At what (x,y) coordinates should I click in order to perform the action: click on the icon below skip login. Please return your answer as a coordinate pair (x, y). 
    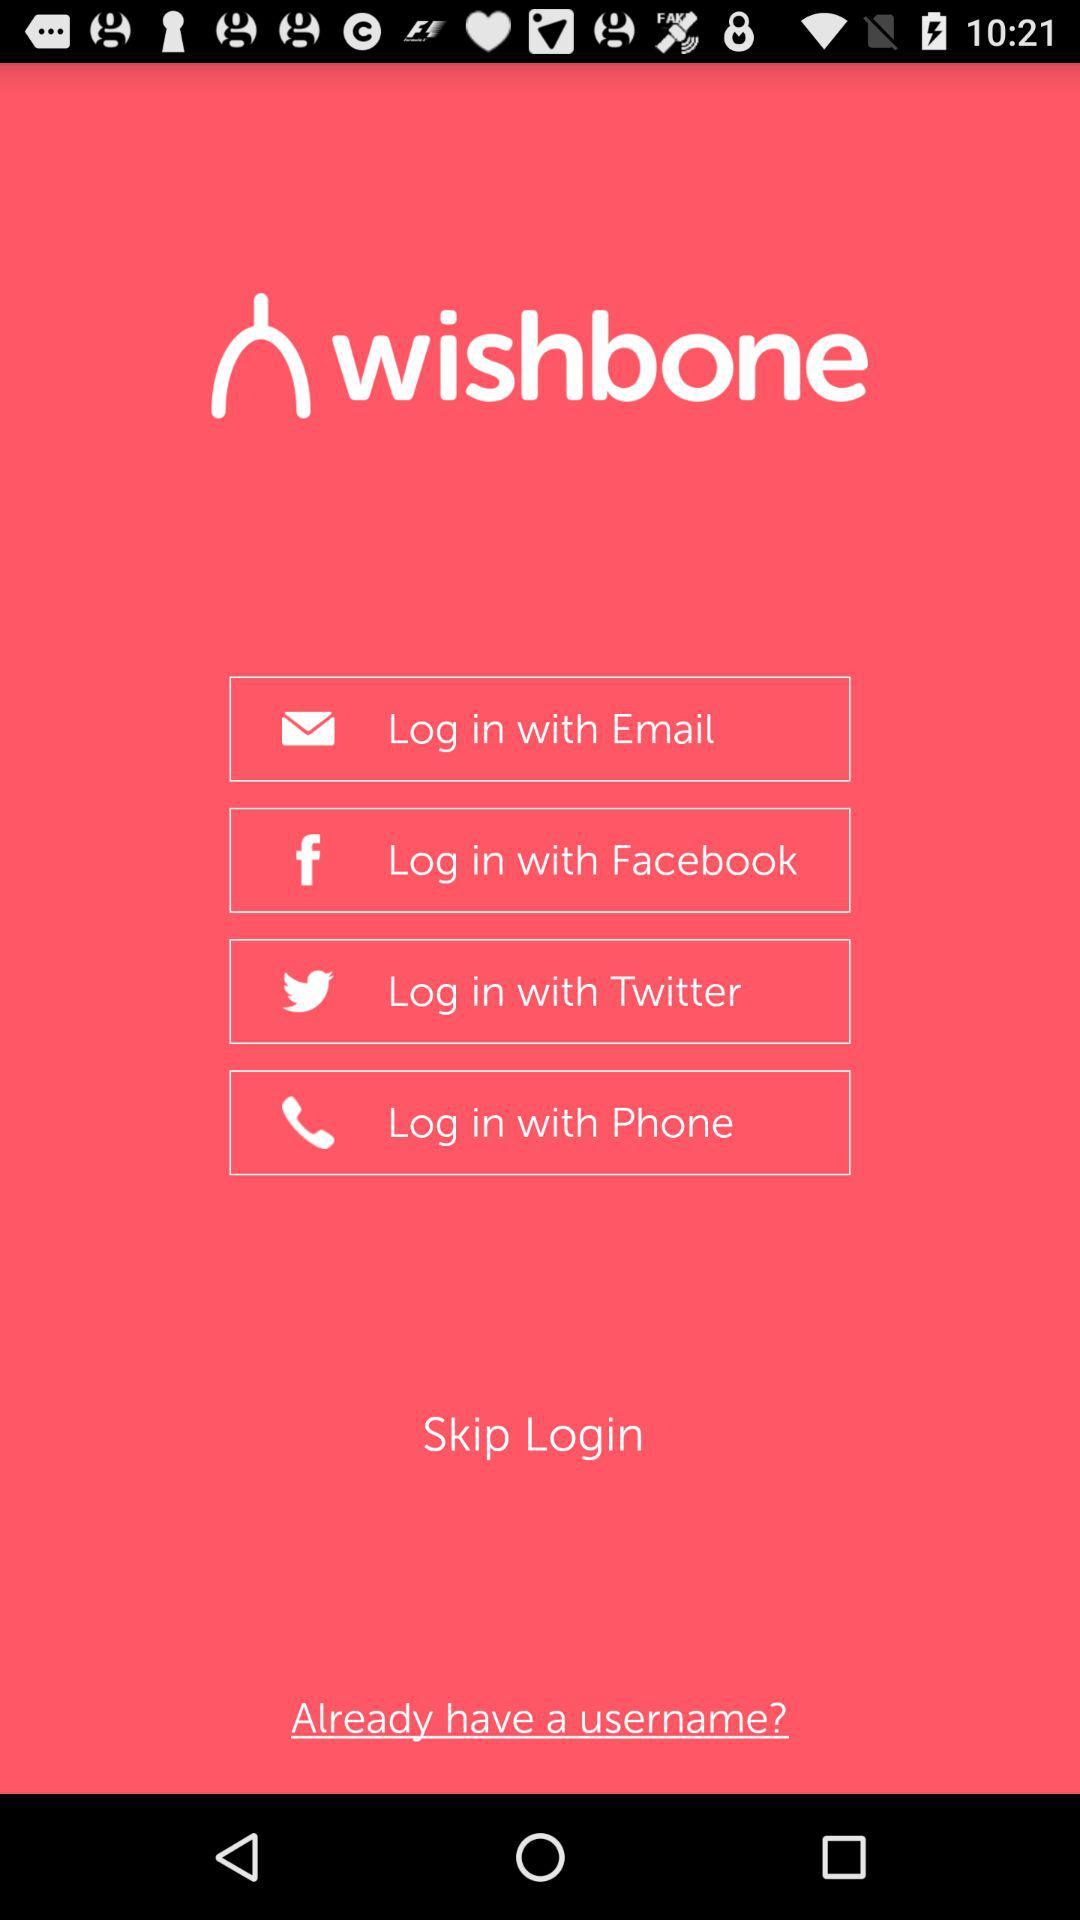
    Looking at the image, I should click on (540, 1717).